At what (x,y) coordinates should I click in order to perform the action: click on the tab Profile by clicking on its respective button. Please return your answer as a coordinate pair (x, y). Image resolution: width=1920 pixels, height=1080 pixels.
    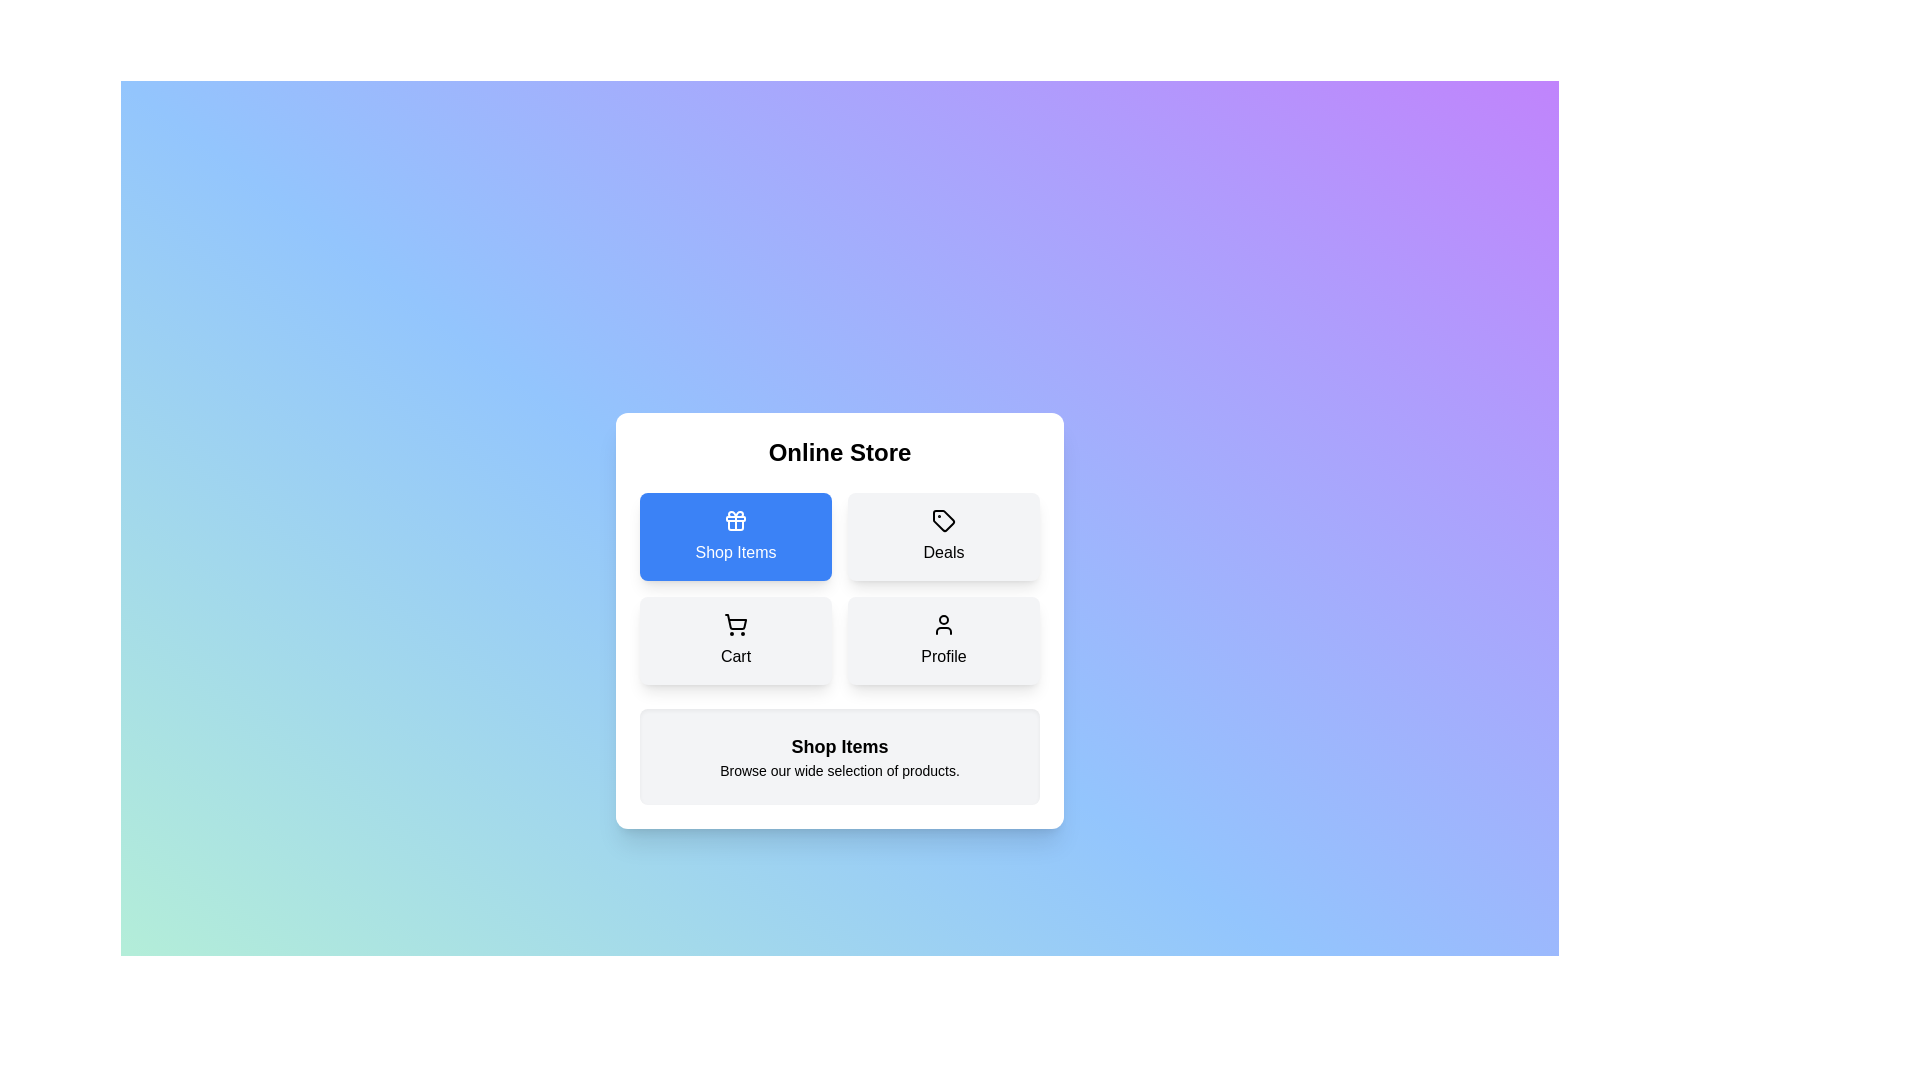
    Looking at the image, I should click on (943, 640).